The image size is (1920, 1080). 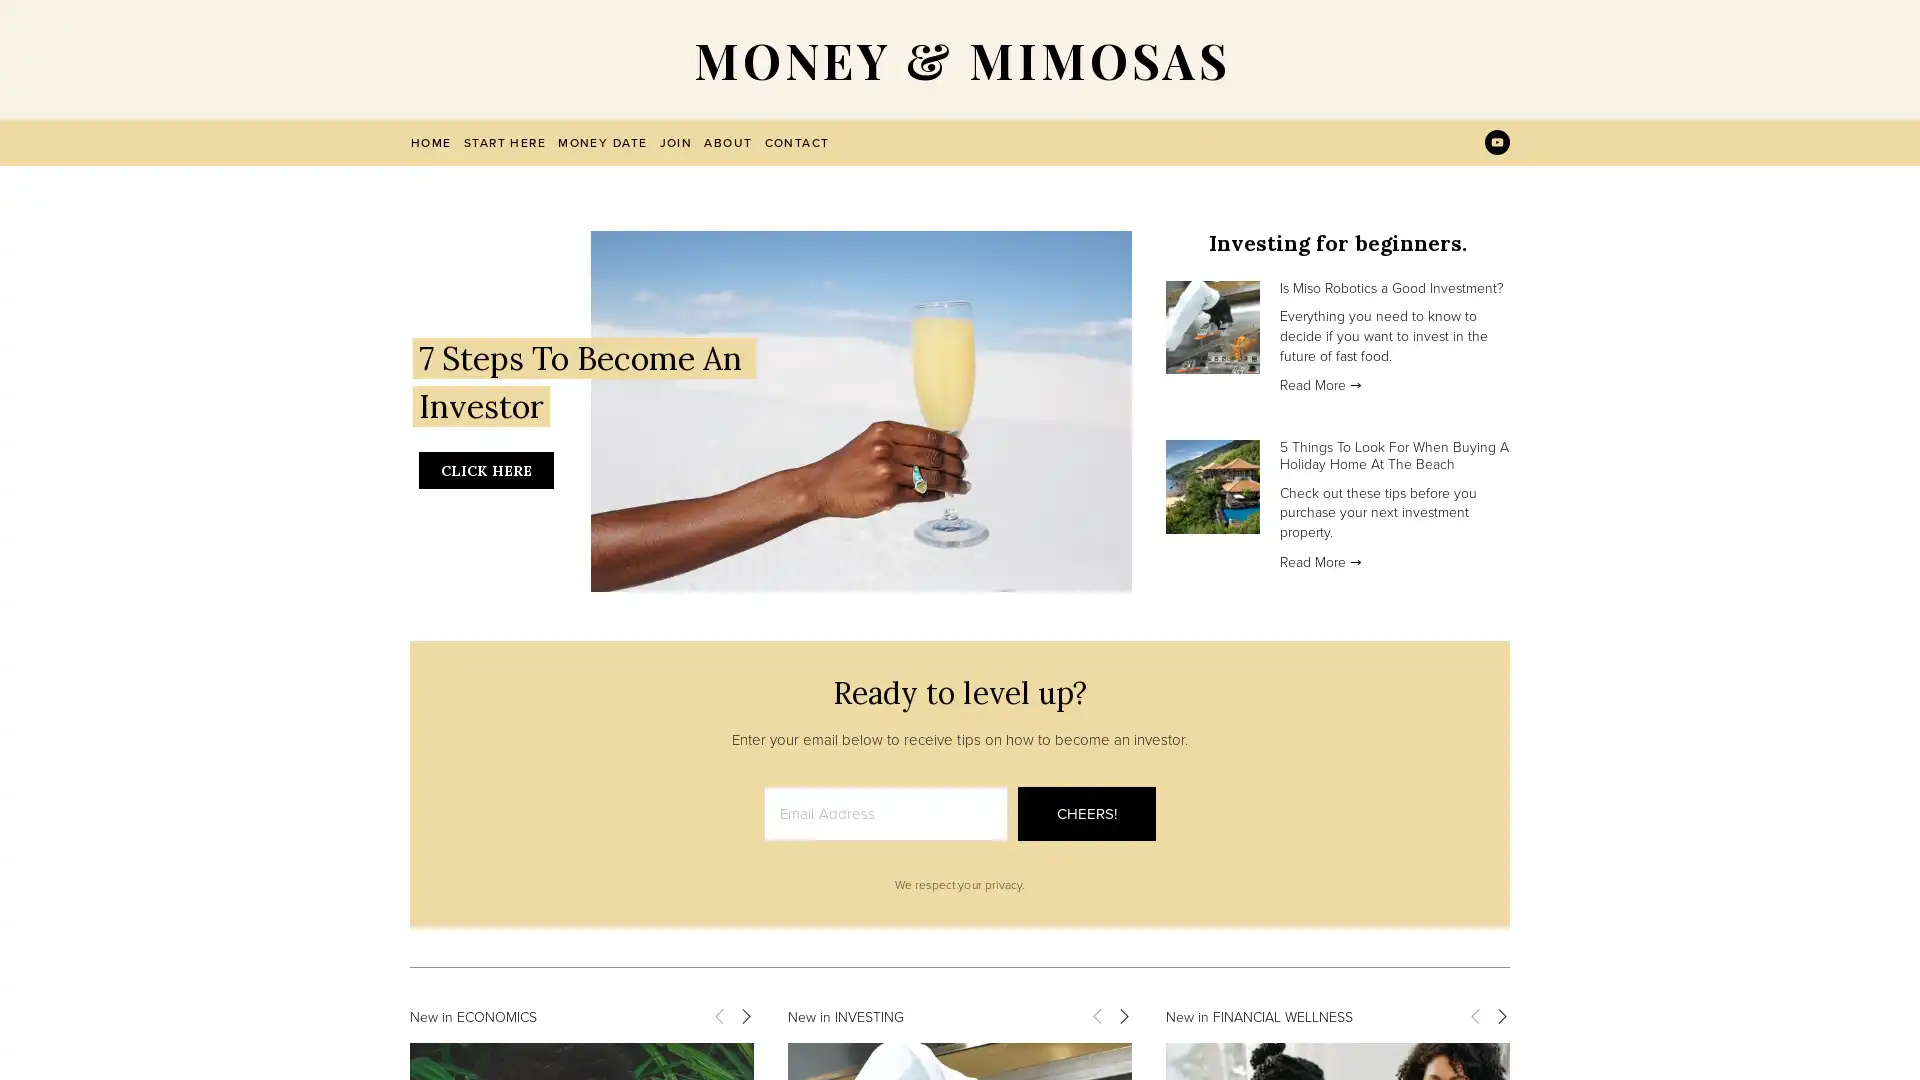 What do you see at coordinates (719, 1014) in the screenshot?
I see `Previous` at bounding box center [719, 1014].